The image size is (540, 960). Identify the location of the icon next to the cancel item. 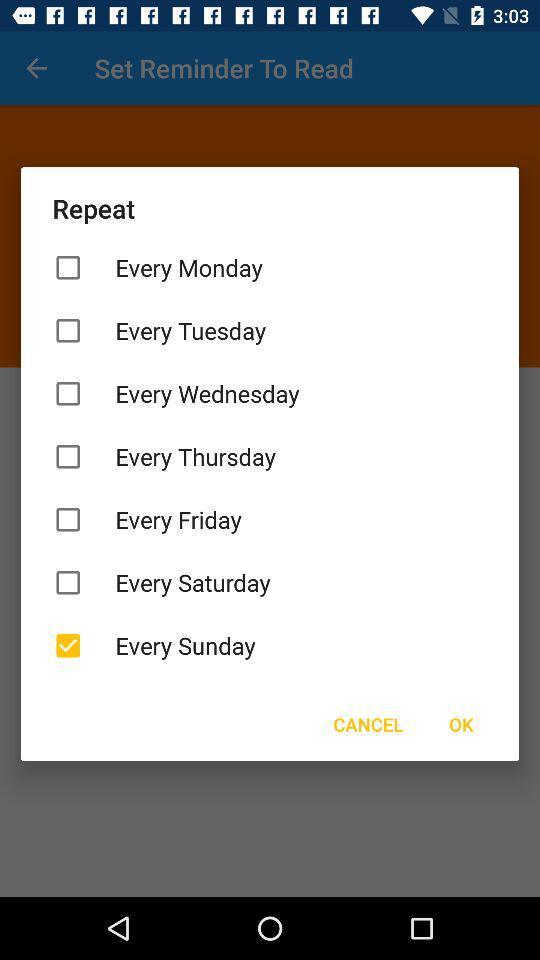
(461, 723).